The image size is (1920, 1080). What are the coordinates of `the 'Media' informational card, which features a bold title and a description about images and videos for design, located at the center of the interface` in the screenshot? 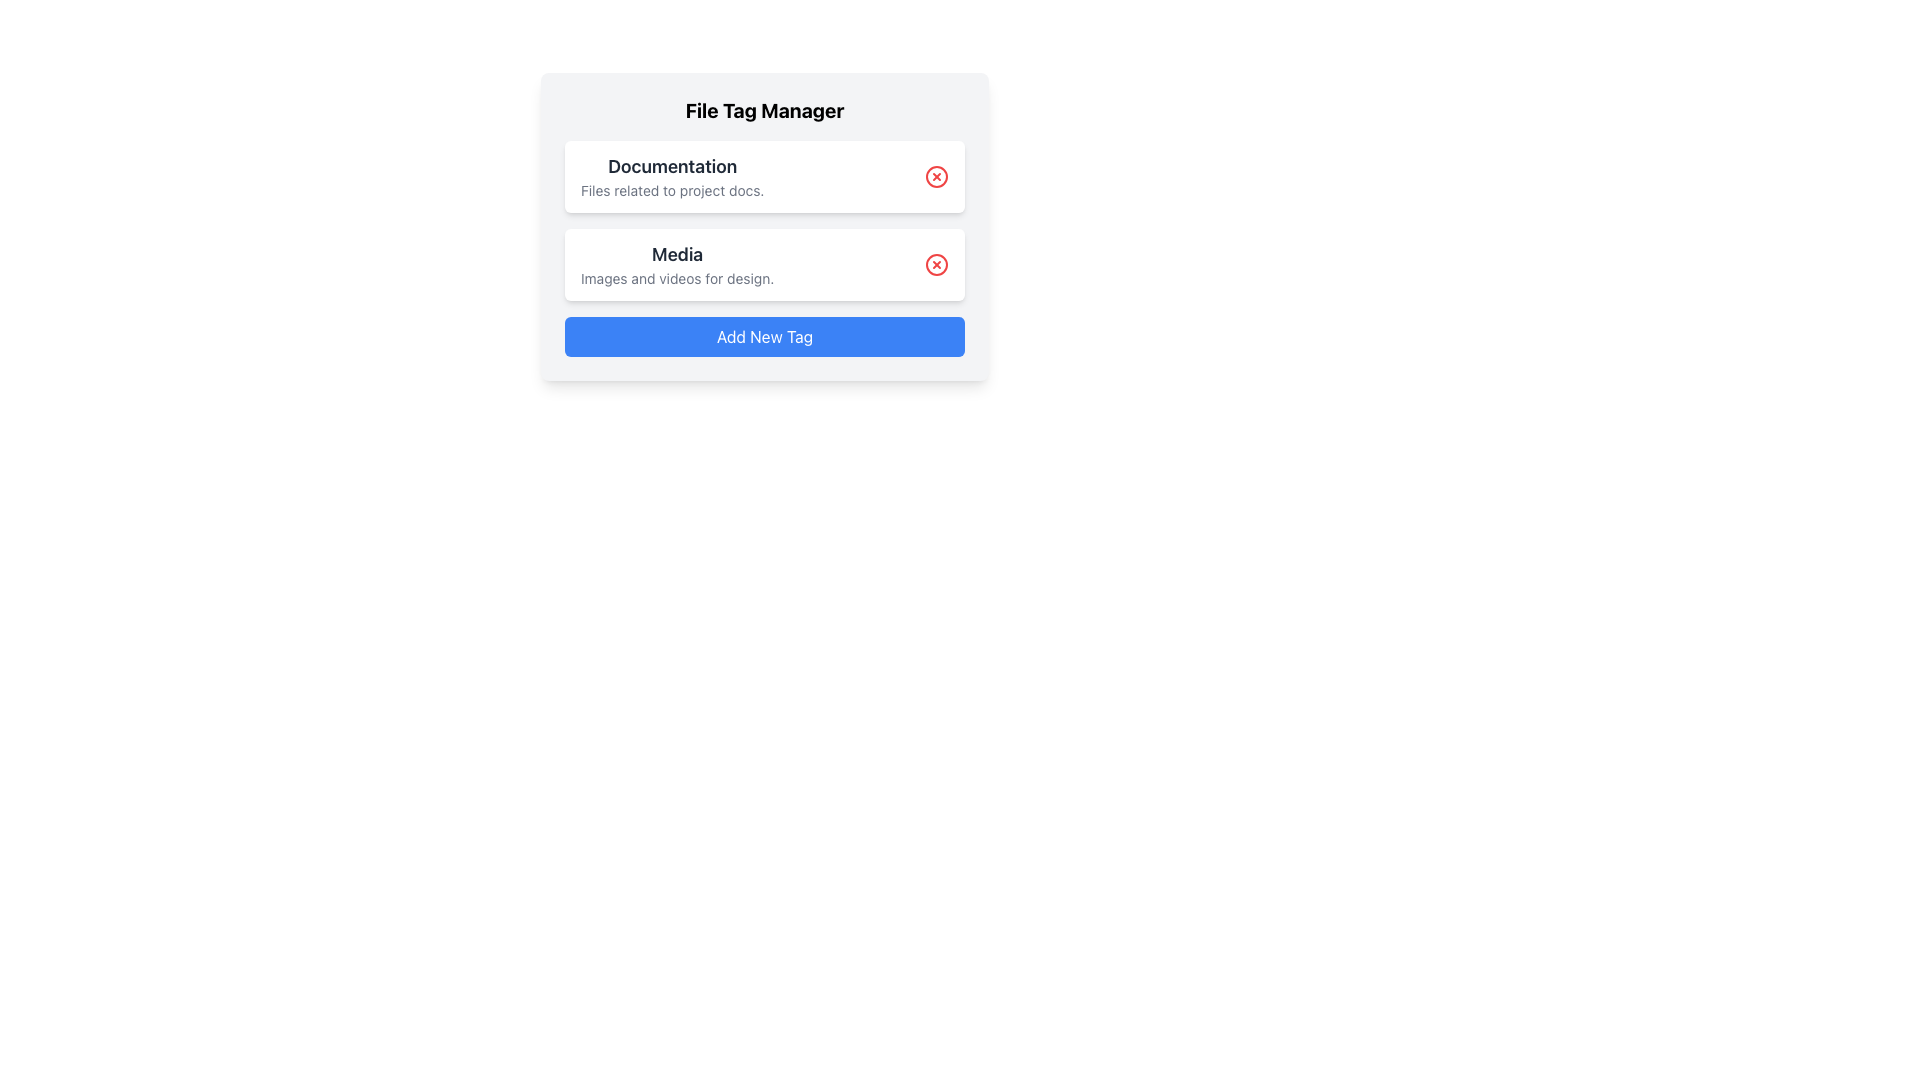 It's located at (763, 264).